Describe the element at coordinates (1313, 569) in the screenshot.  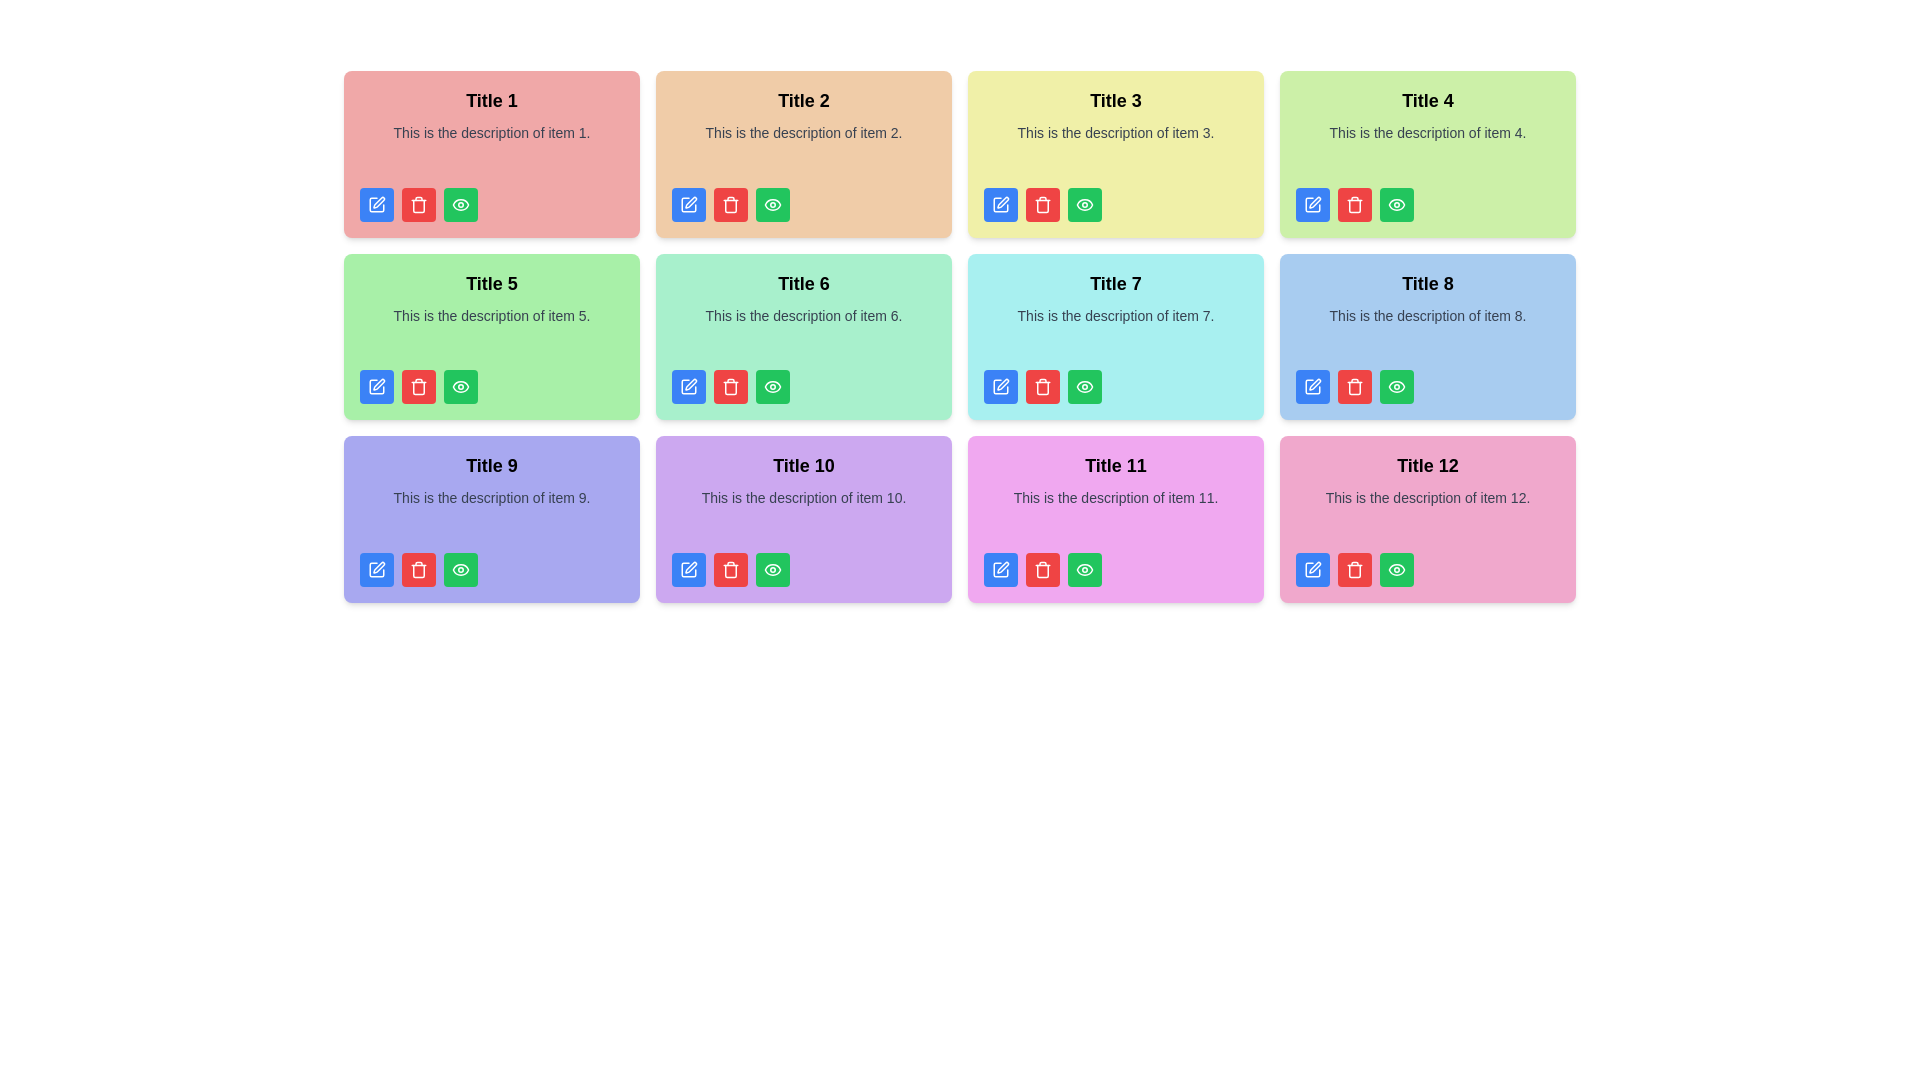
I see `the edit icon located within the blue button at the bottom-left of the card labeled 'Title 12'` at that location.